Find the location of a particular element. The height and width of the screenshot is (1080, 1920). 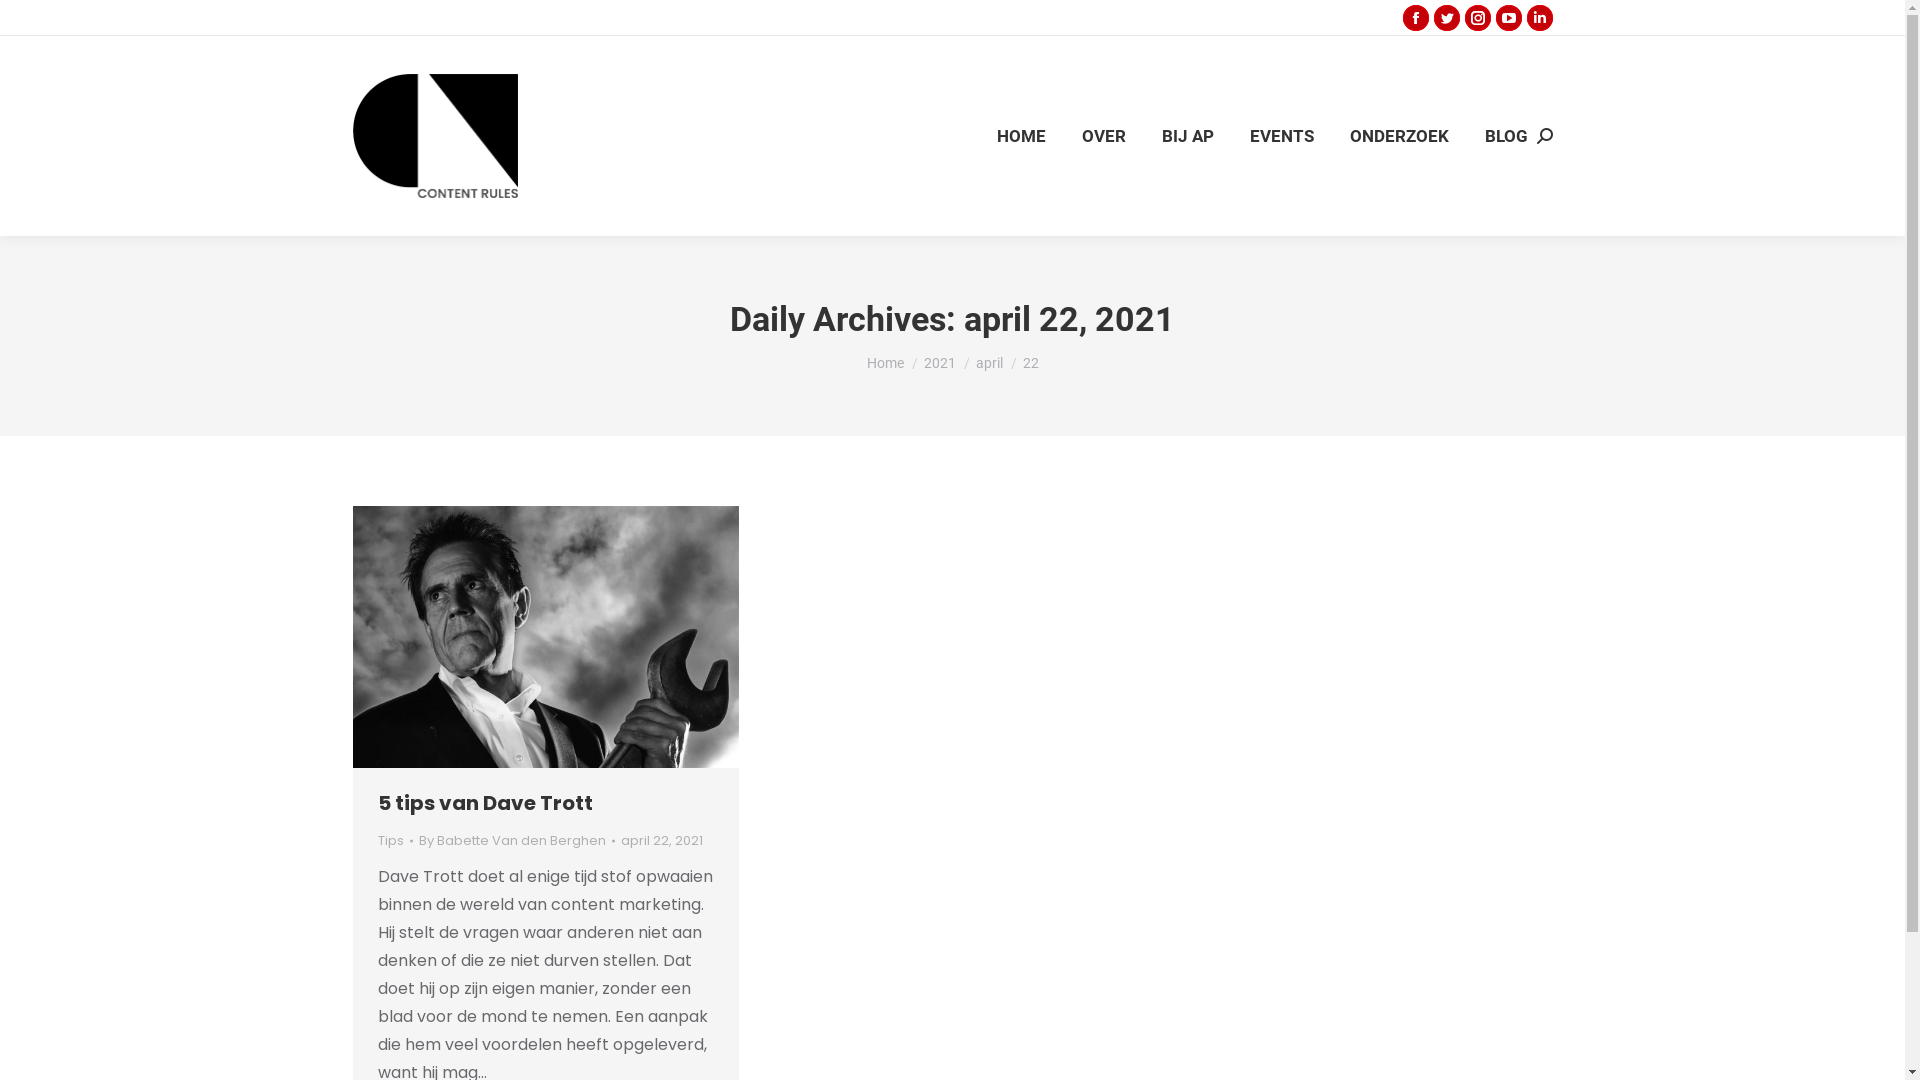

'2021' is located at coordinates (939, 362).